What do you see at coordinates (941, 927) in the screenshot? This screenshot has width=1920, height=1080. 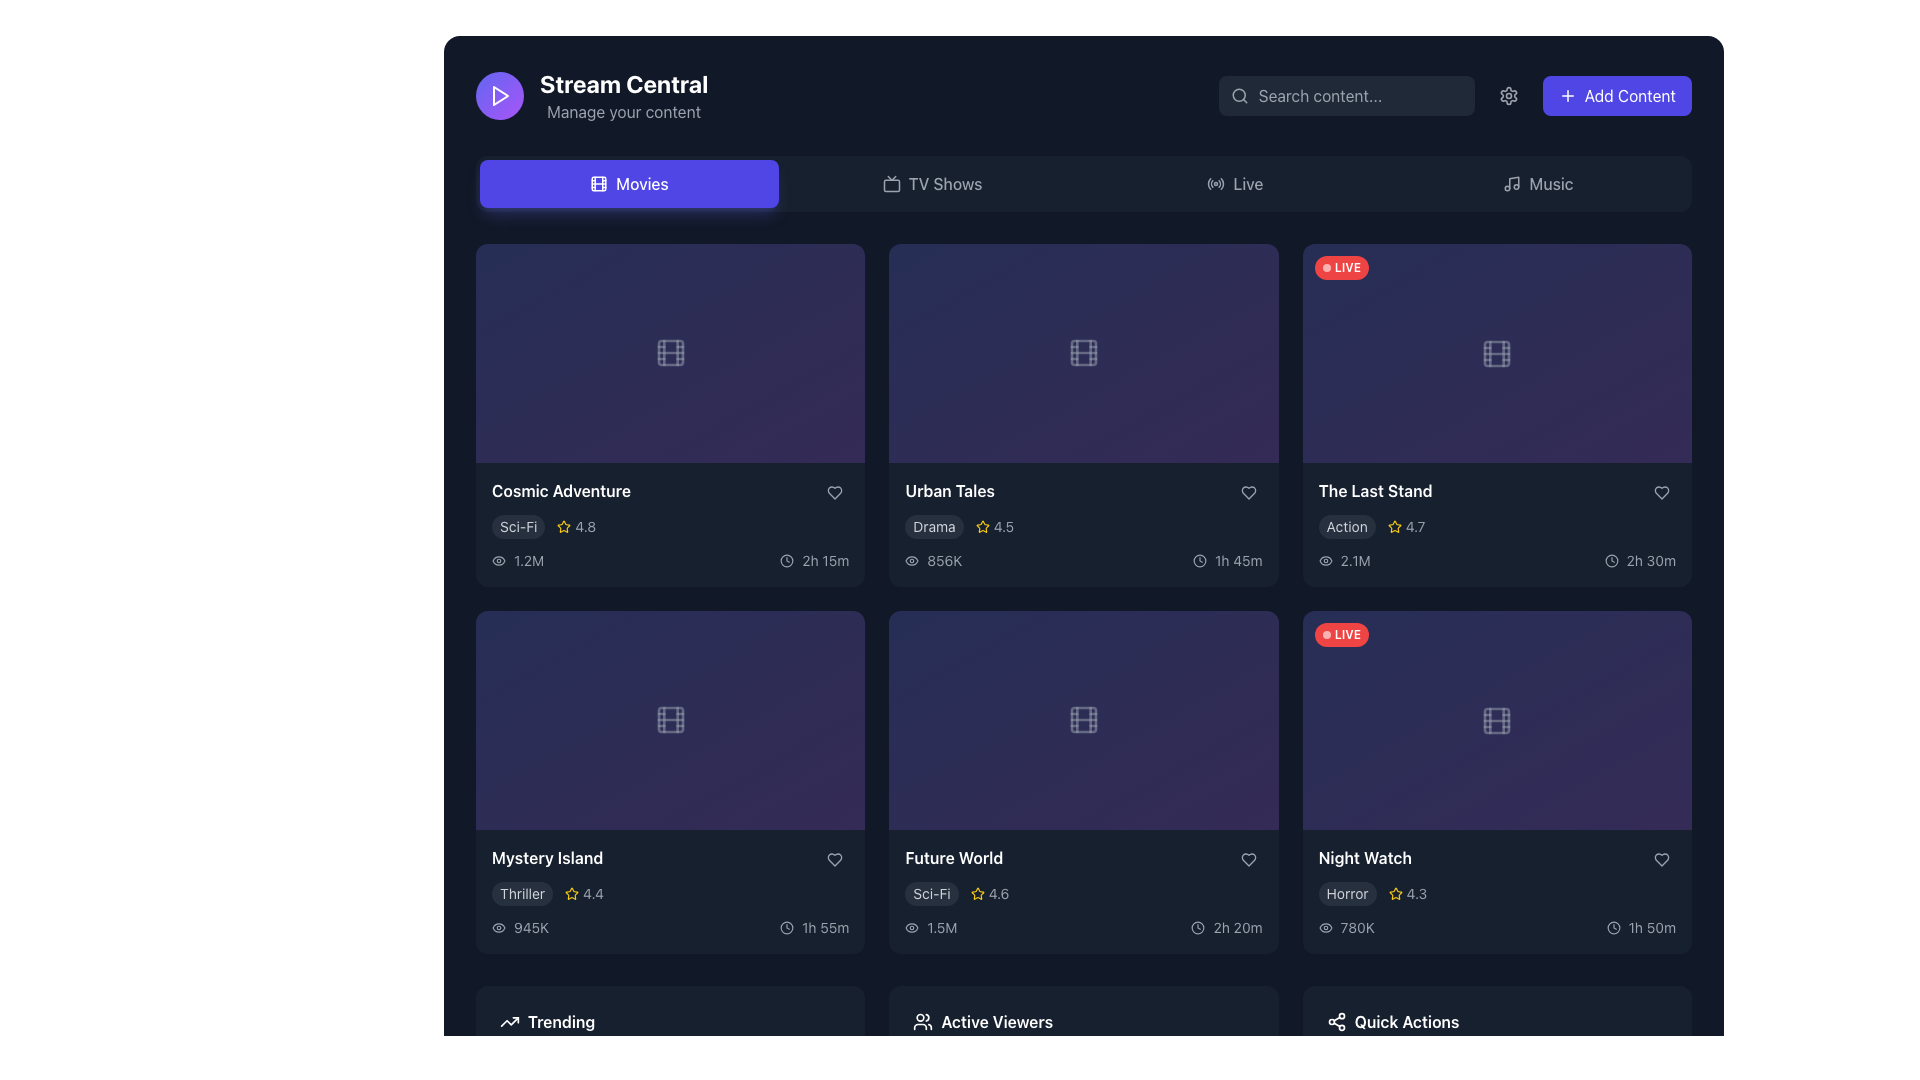 I see `the text of the informational label displaying the number of views for the 'Future World' media card, located under the card in the viewer statistics section` at bounding box center [941, 927].